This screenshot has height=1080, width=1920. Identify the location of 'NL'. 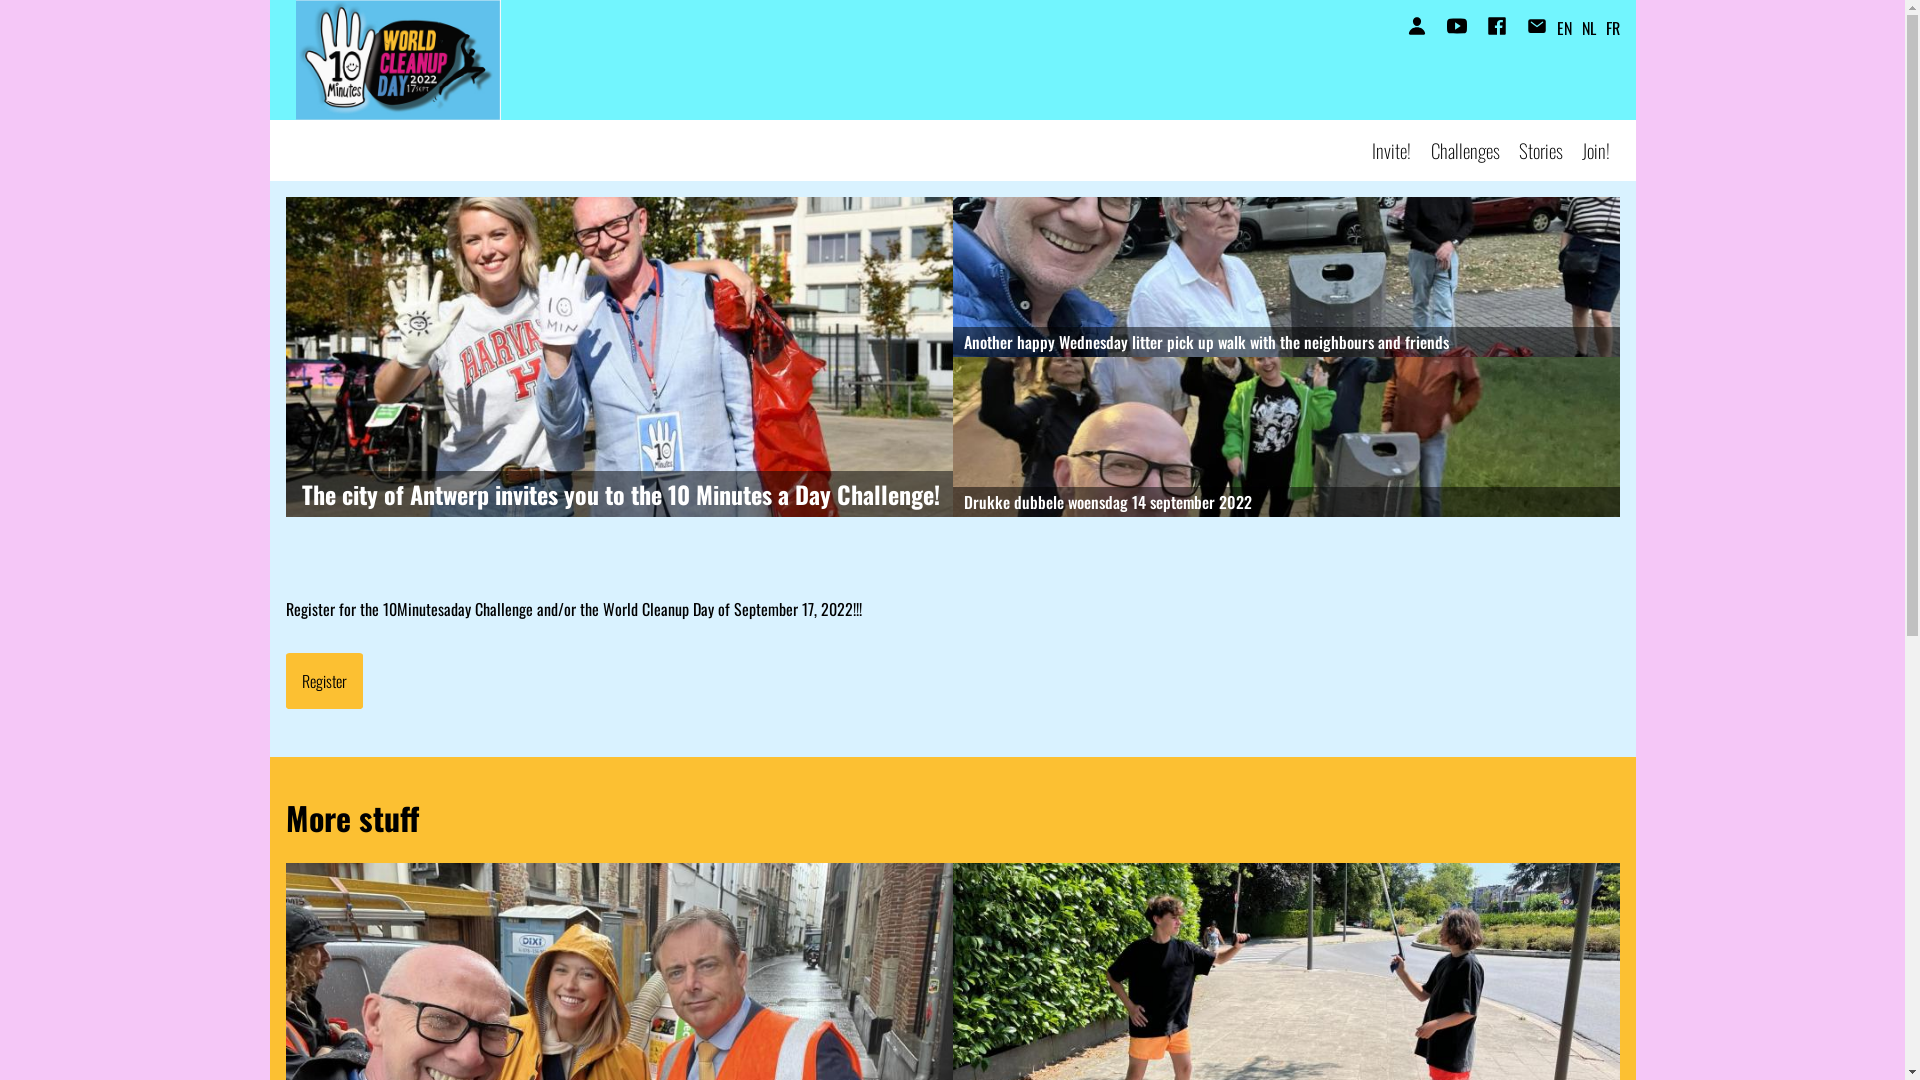
(1587, 27).